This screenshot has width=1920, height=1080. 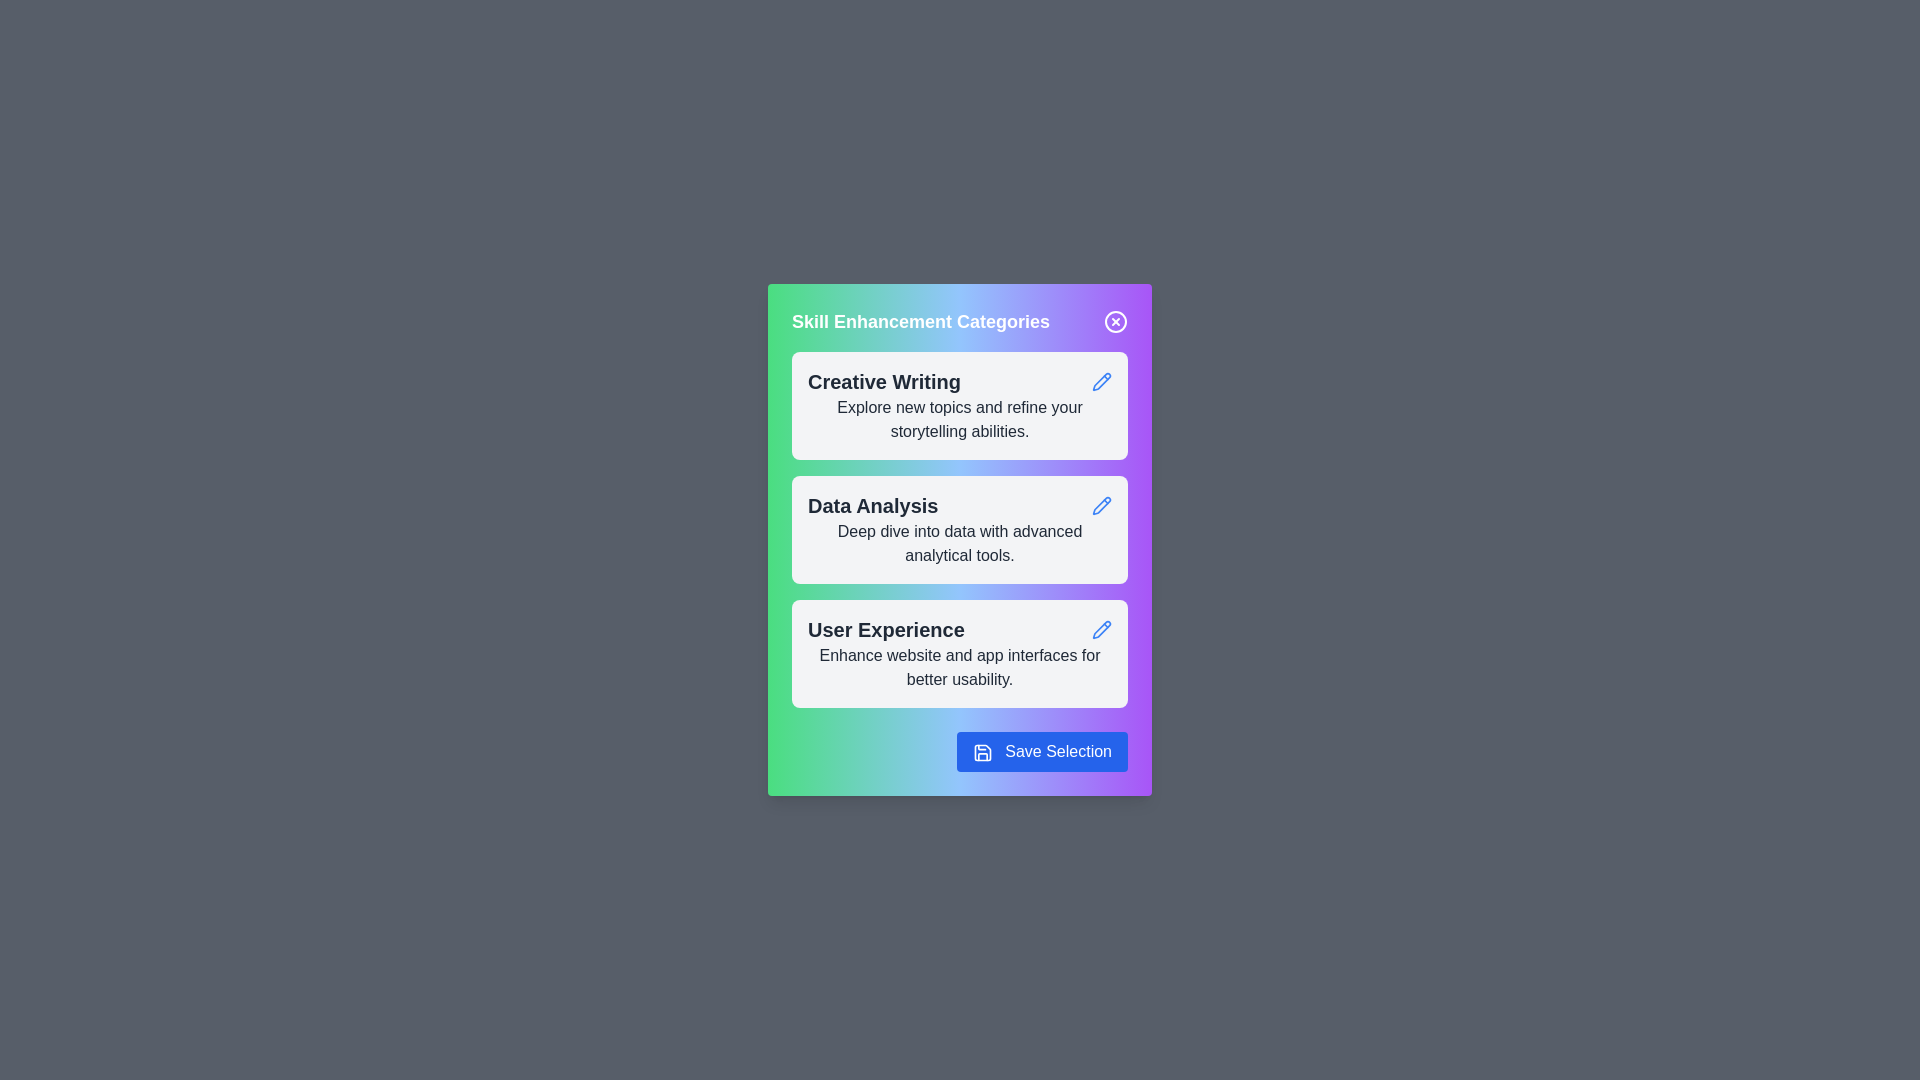 I want to click on the category card for Creative Writing, so click(x=960, y=405).